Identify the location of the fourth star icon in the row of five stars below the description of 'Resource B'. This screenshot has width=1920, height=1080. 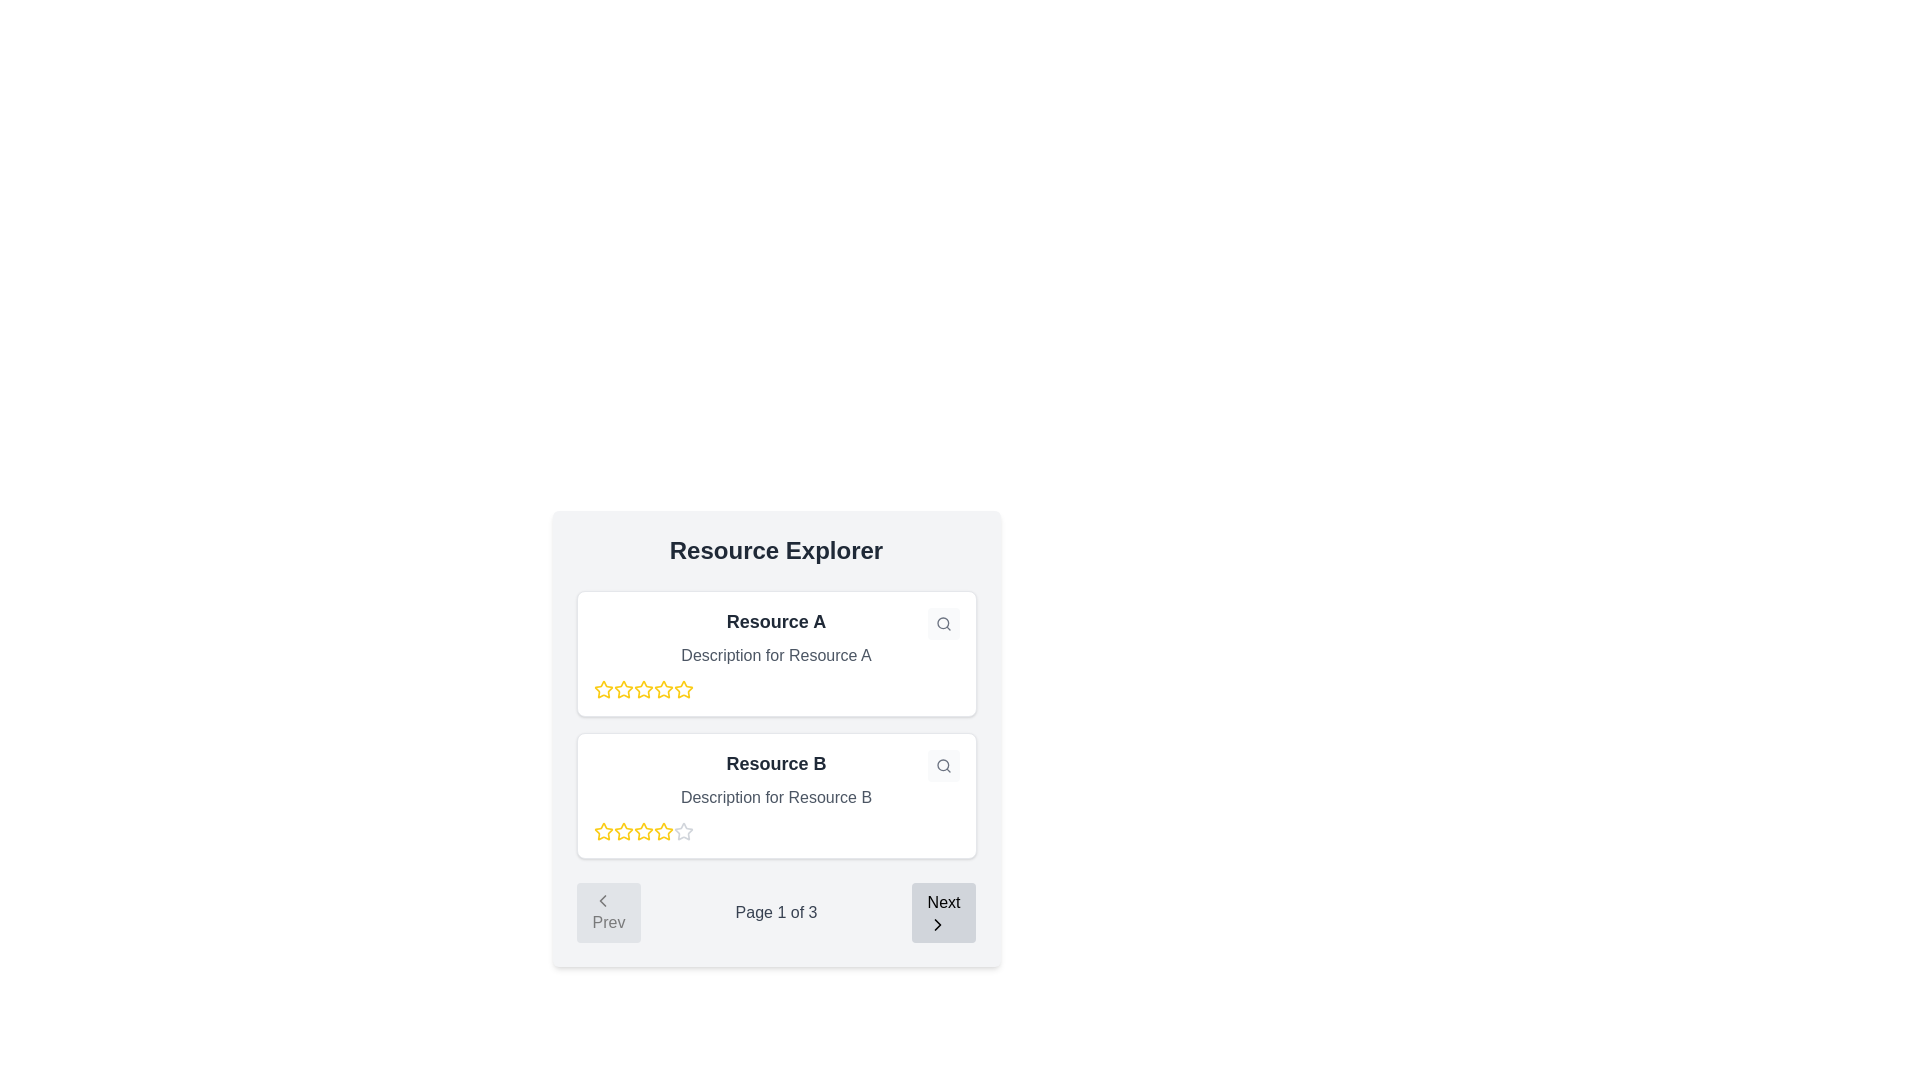
(683, 831).